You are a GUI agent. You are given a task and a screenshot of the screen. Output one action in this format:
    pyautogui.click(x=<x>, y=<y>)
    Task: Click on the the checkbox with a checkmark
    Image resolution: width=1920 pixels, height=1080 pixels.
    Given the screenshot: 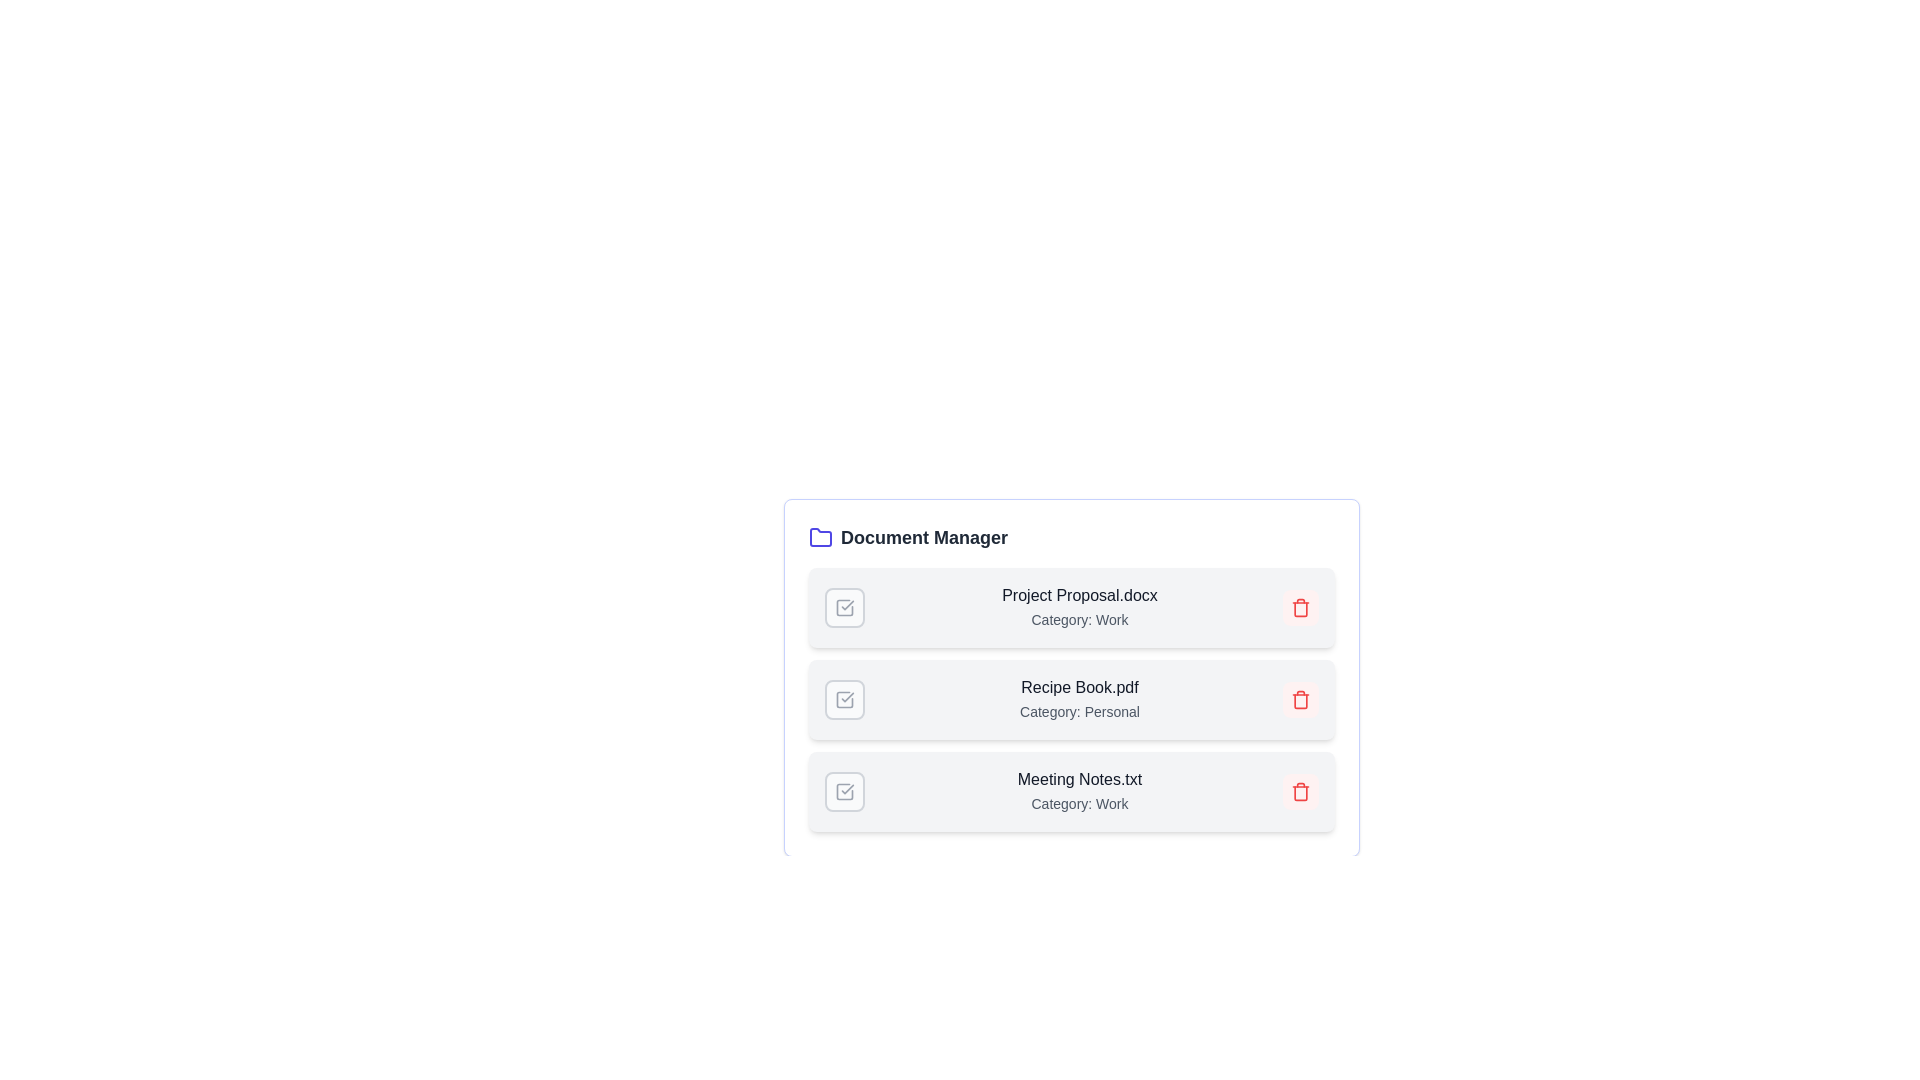 What is the action you would take?
    pyautogui.click(x=844, y=790)
    